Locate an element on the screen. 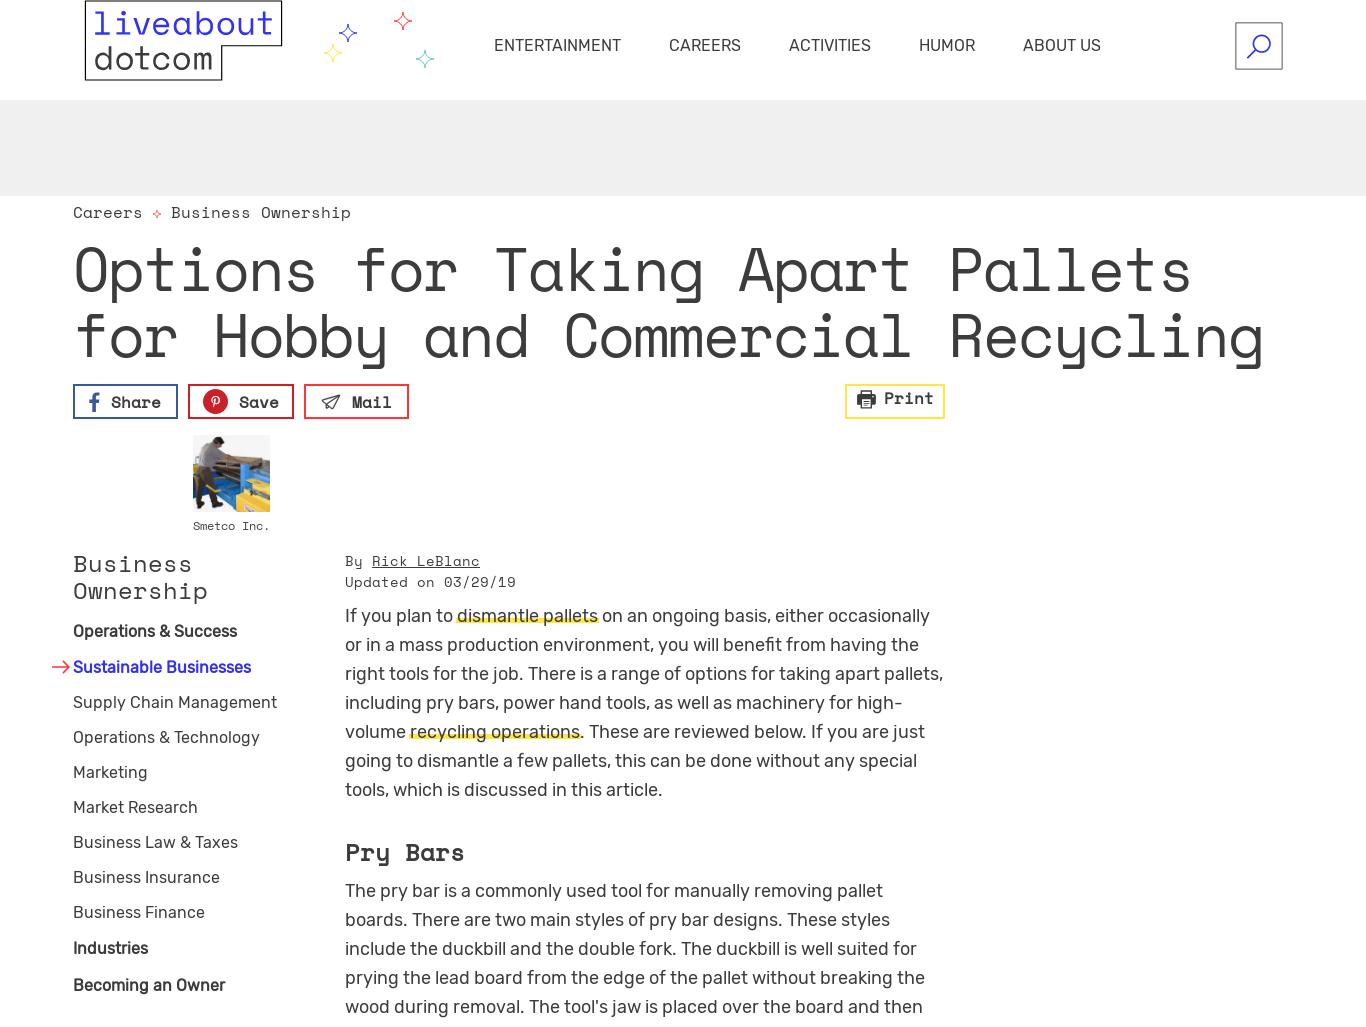 The height and width of the screenshot is (1027, 1366). 'About Us' is located at coordinates (1061, 44).